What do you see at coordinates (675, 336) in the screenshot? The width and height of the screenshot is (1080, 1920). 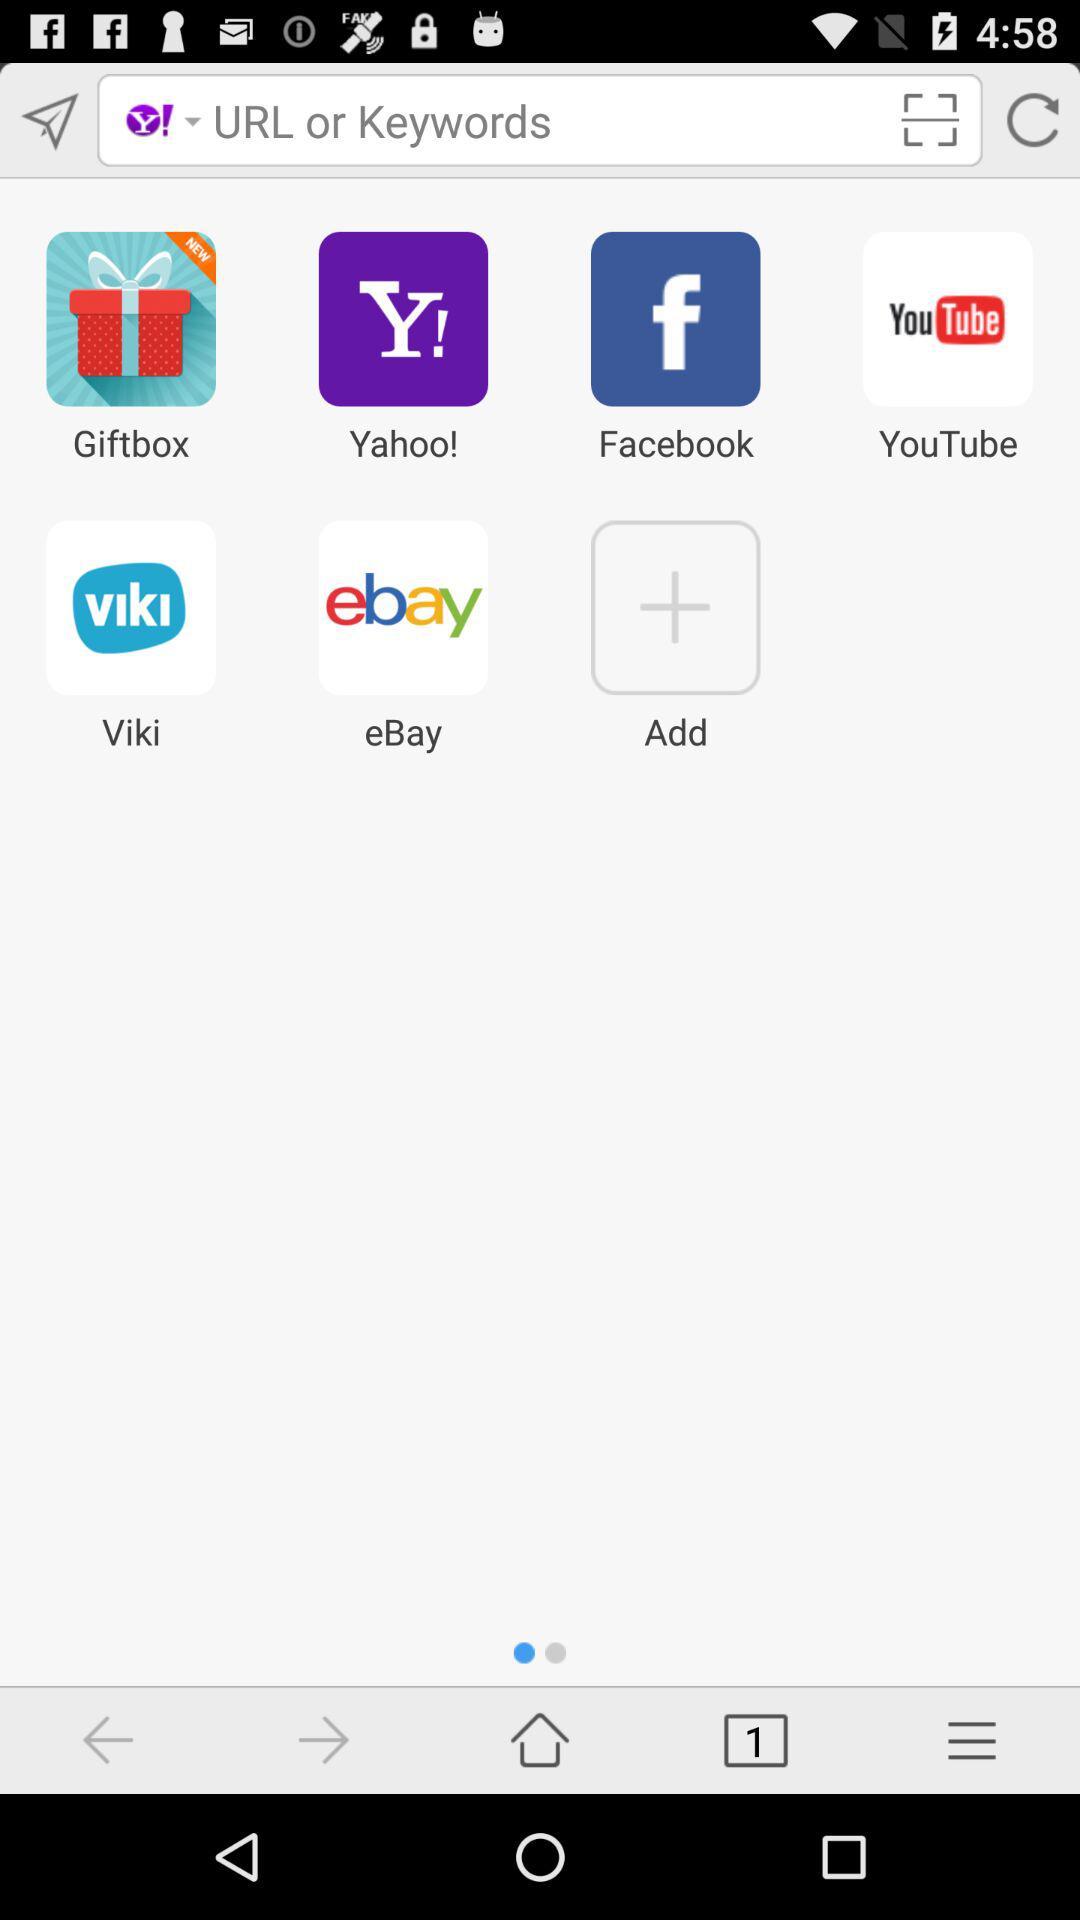 I see `facebook` at bounding box center [675, 336].